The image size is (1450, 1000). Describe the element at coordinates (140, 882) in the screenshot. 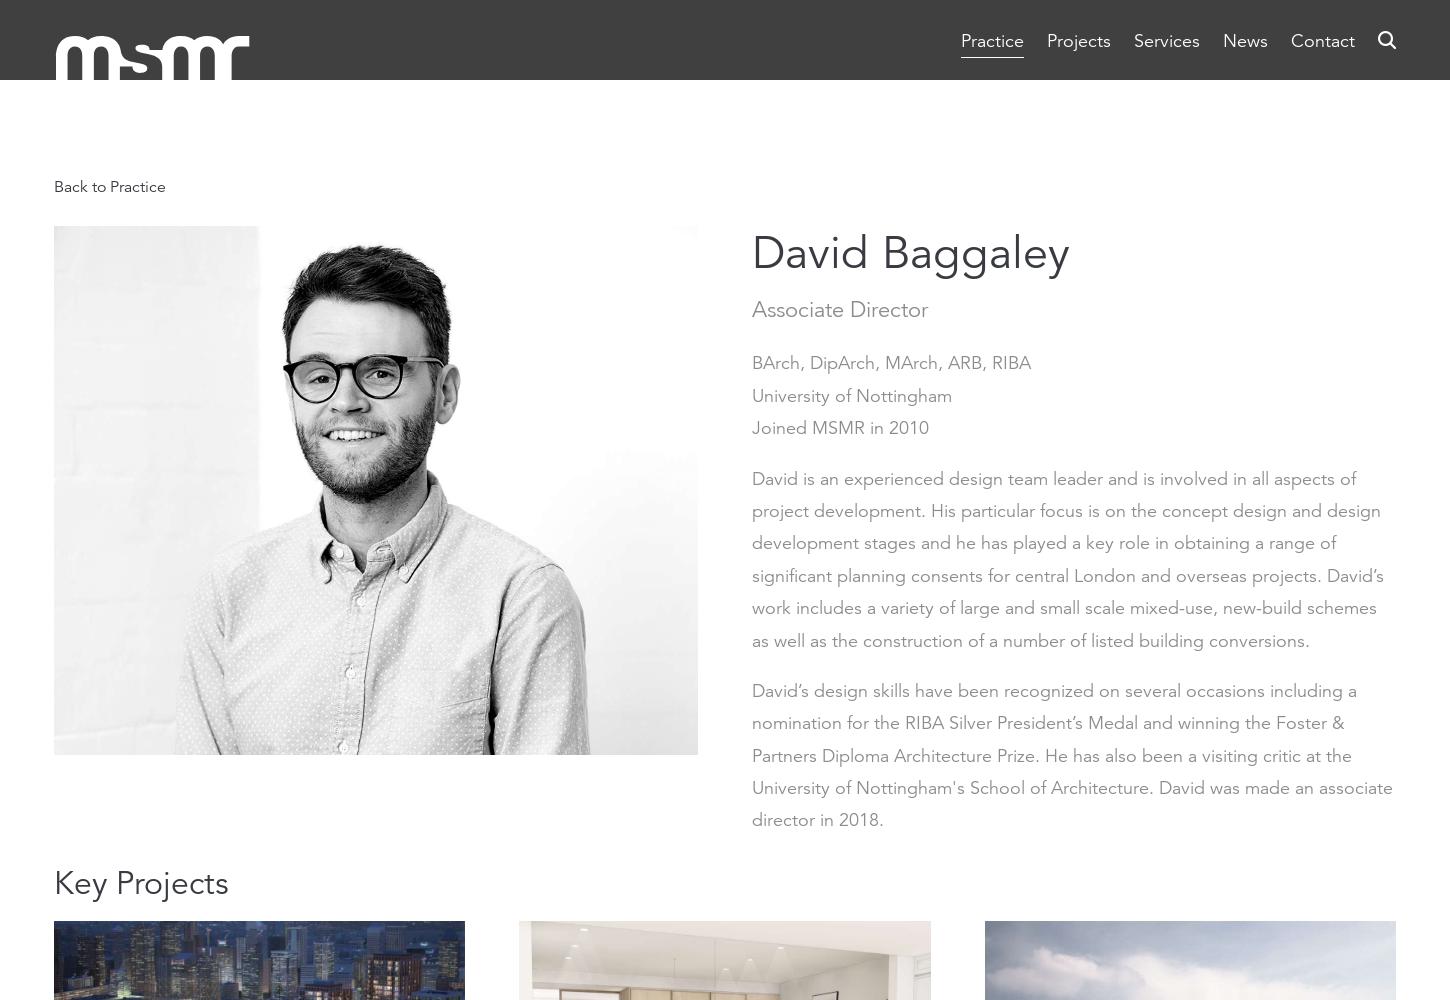

I see `'Key Projects'` at that location.